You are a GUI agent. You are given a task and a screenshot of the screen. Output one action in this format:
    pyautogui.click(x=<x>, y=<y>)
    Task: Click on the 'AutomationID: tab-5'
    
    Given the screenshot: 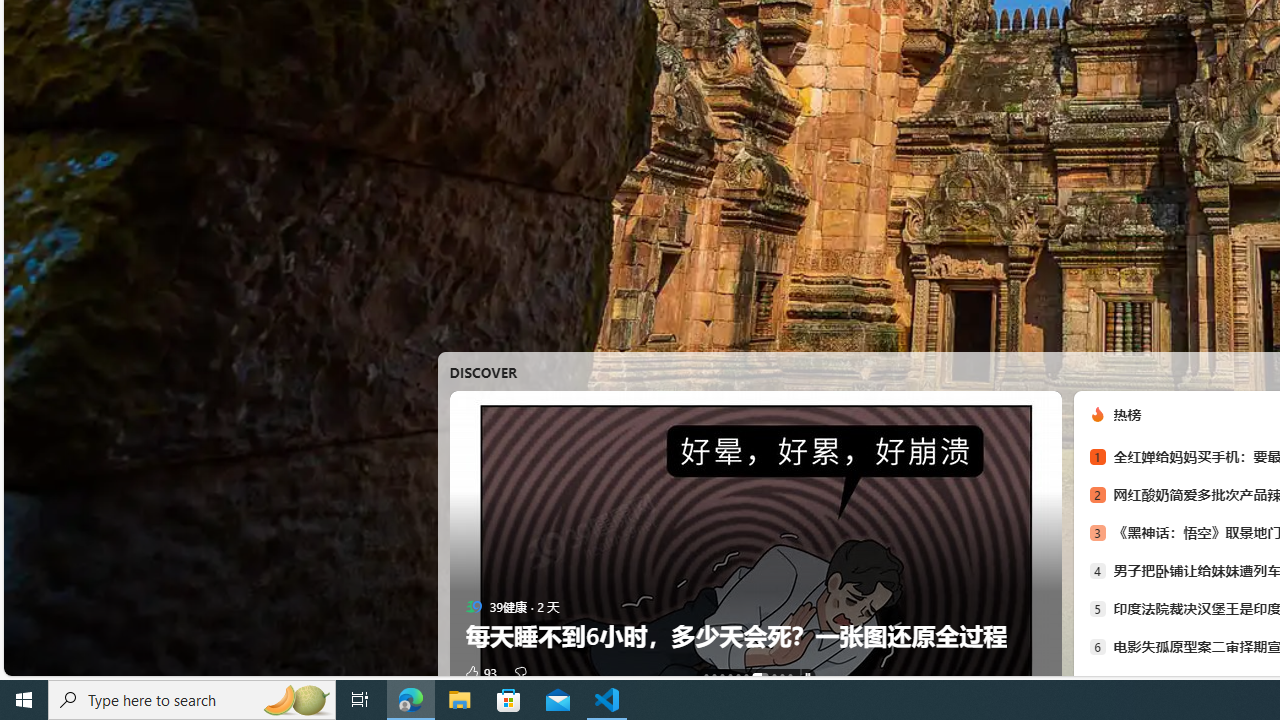 What is the action you would take?
    pyautogui.click(x=745, y=675)
    